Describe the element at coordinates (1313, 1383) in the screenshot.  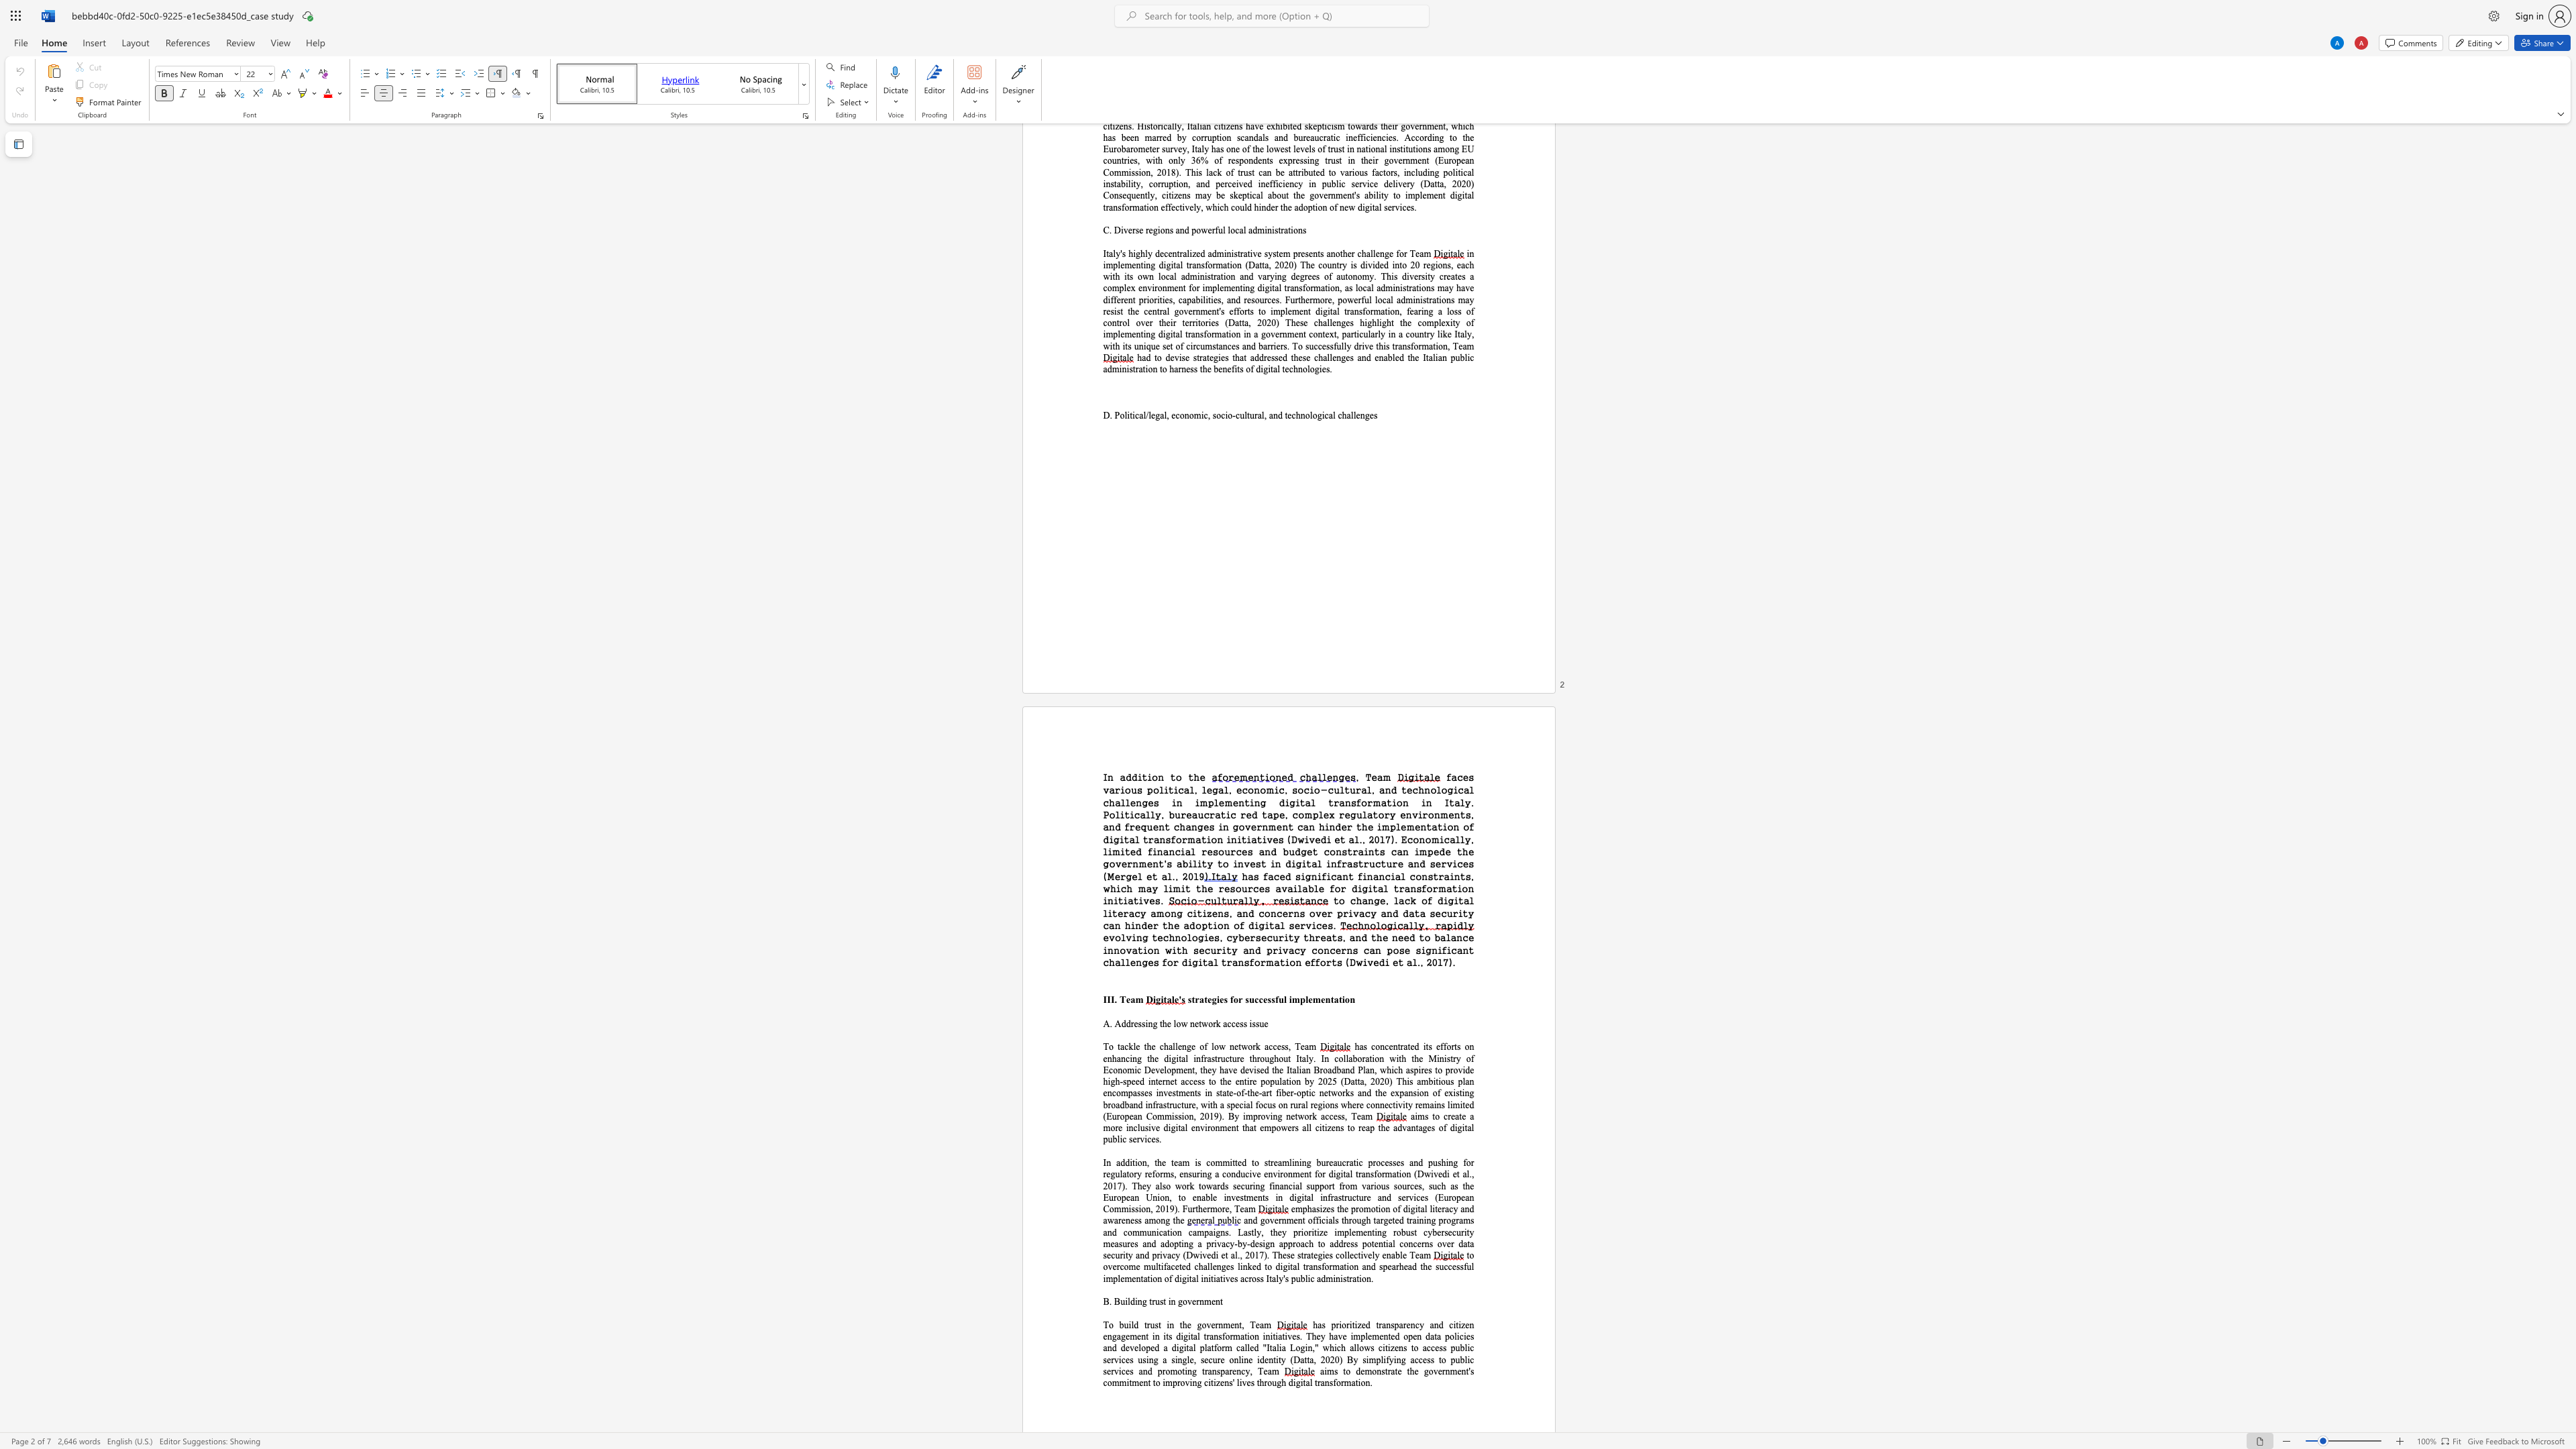
I see `the subset text "transf" within the text "ital transformation."` at that location.